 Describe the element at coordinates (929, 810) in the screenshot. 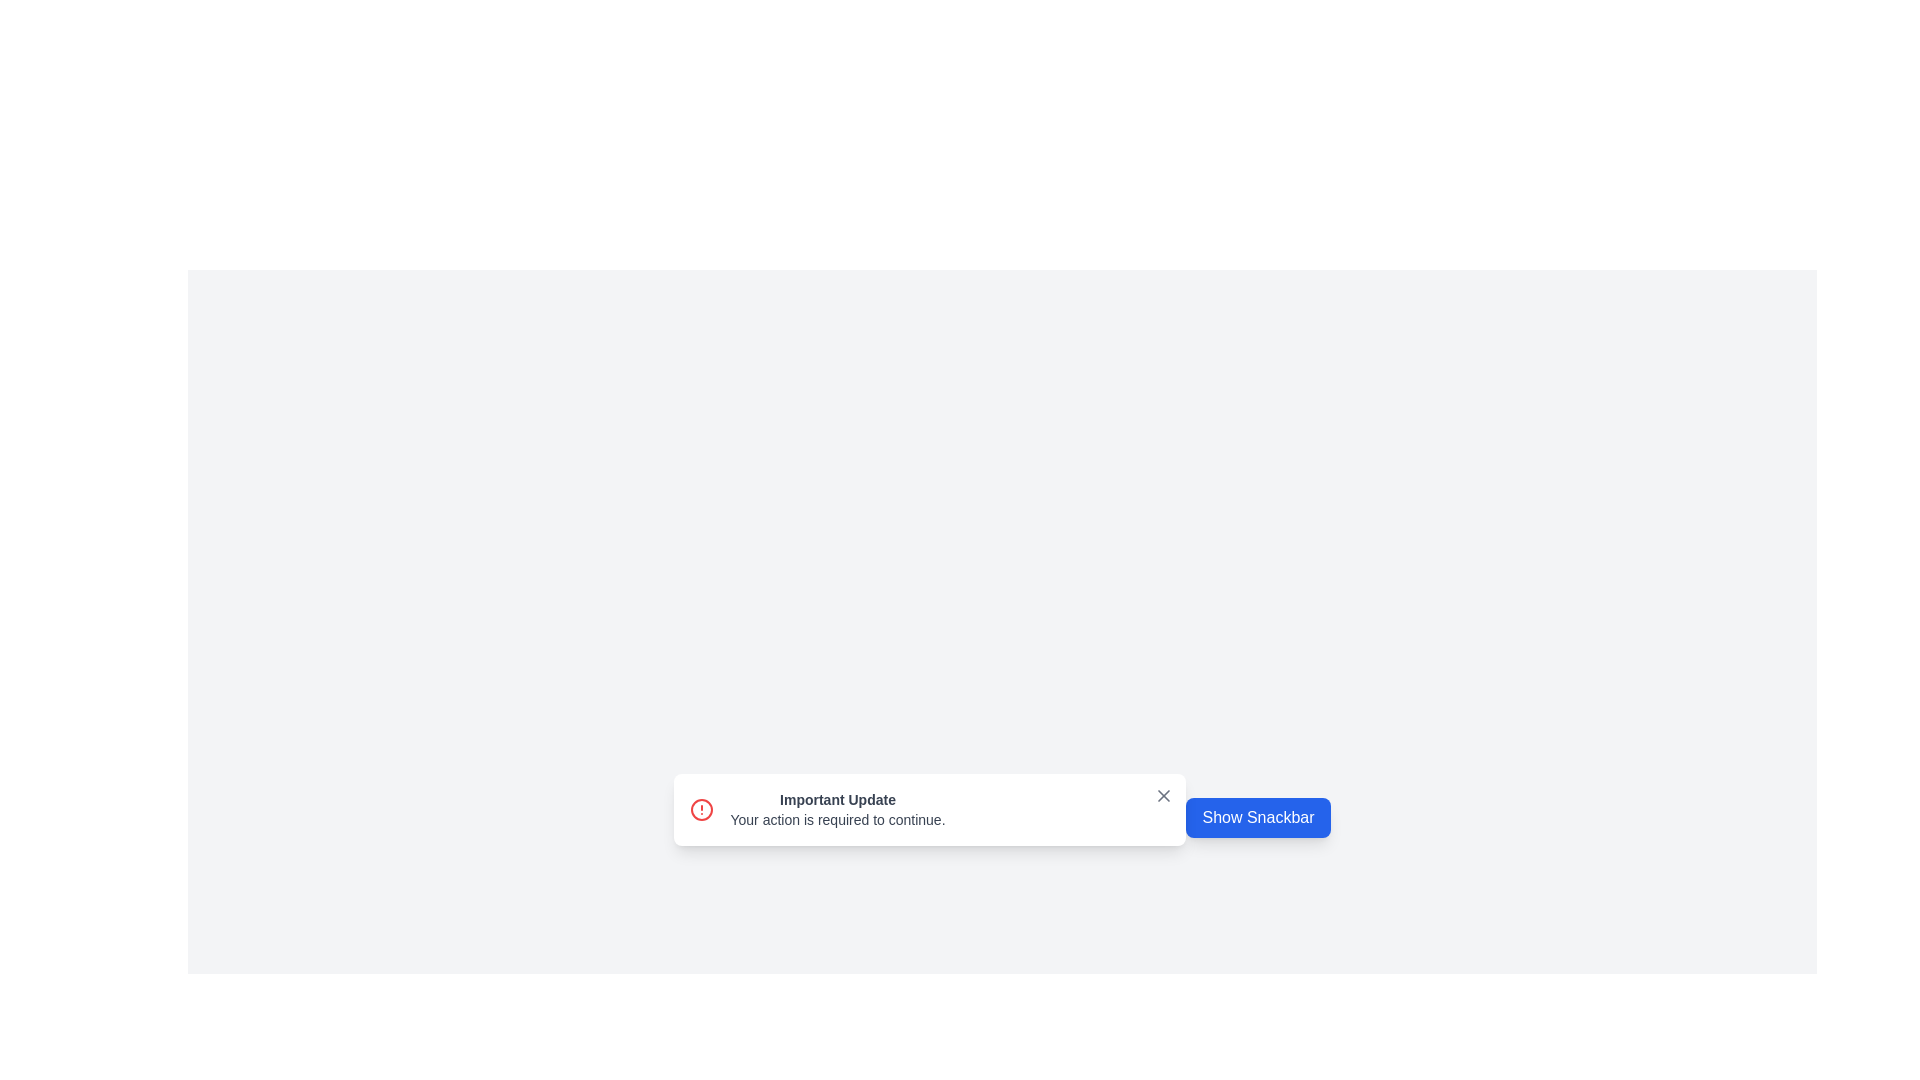

I see `the snackbar to focus on its content` at that location.